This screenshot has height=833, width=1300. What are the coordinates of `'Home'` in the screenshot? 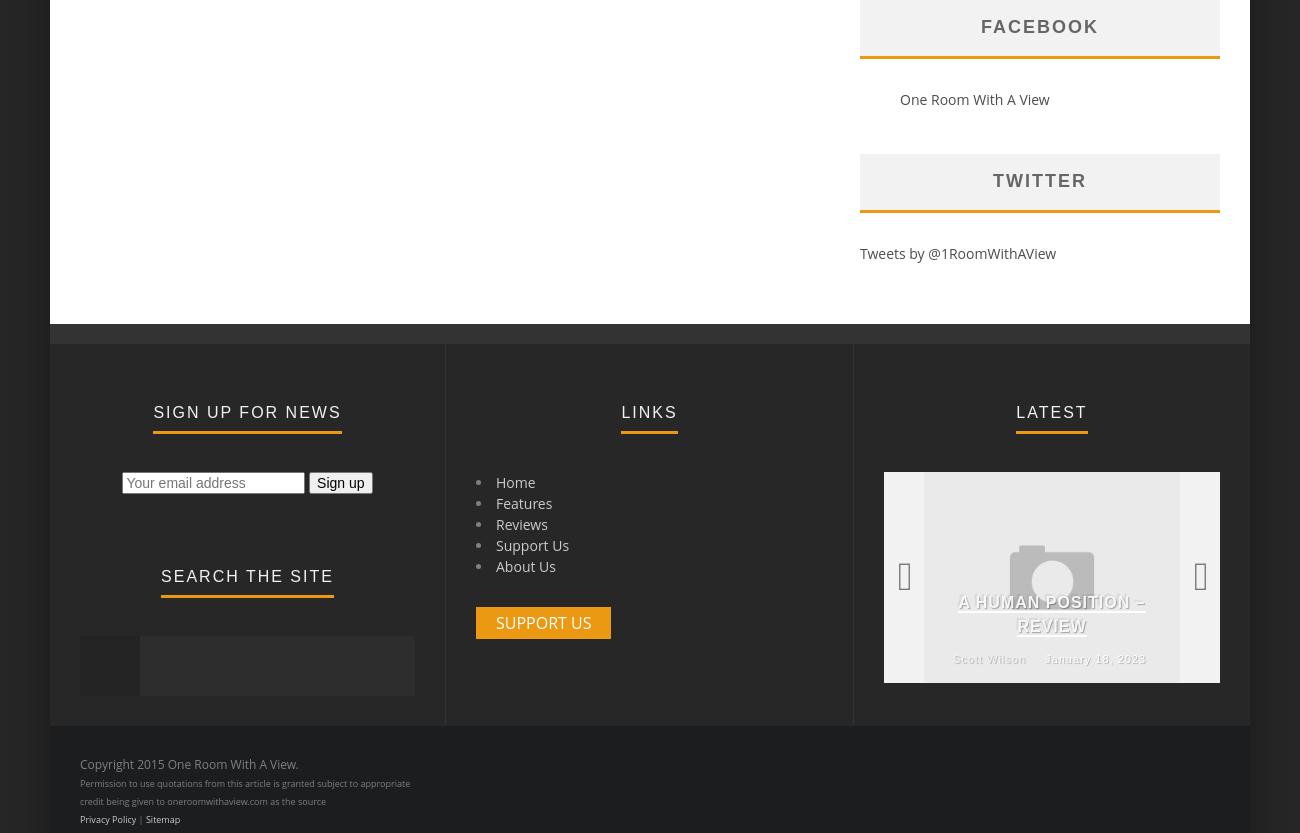 It's located at (495, 482).